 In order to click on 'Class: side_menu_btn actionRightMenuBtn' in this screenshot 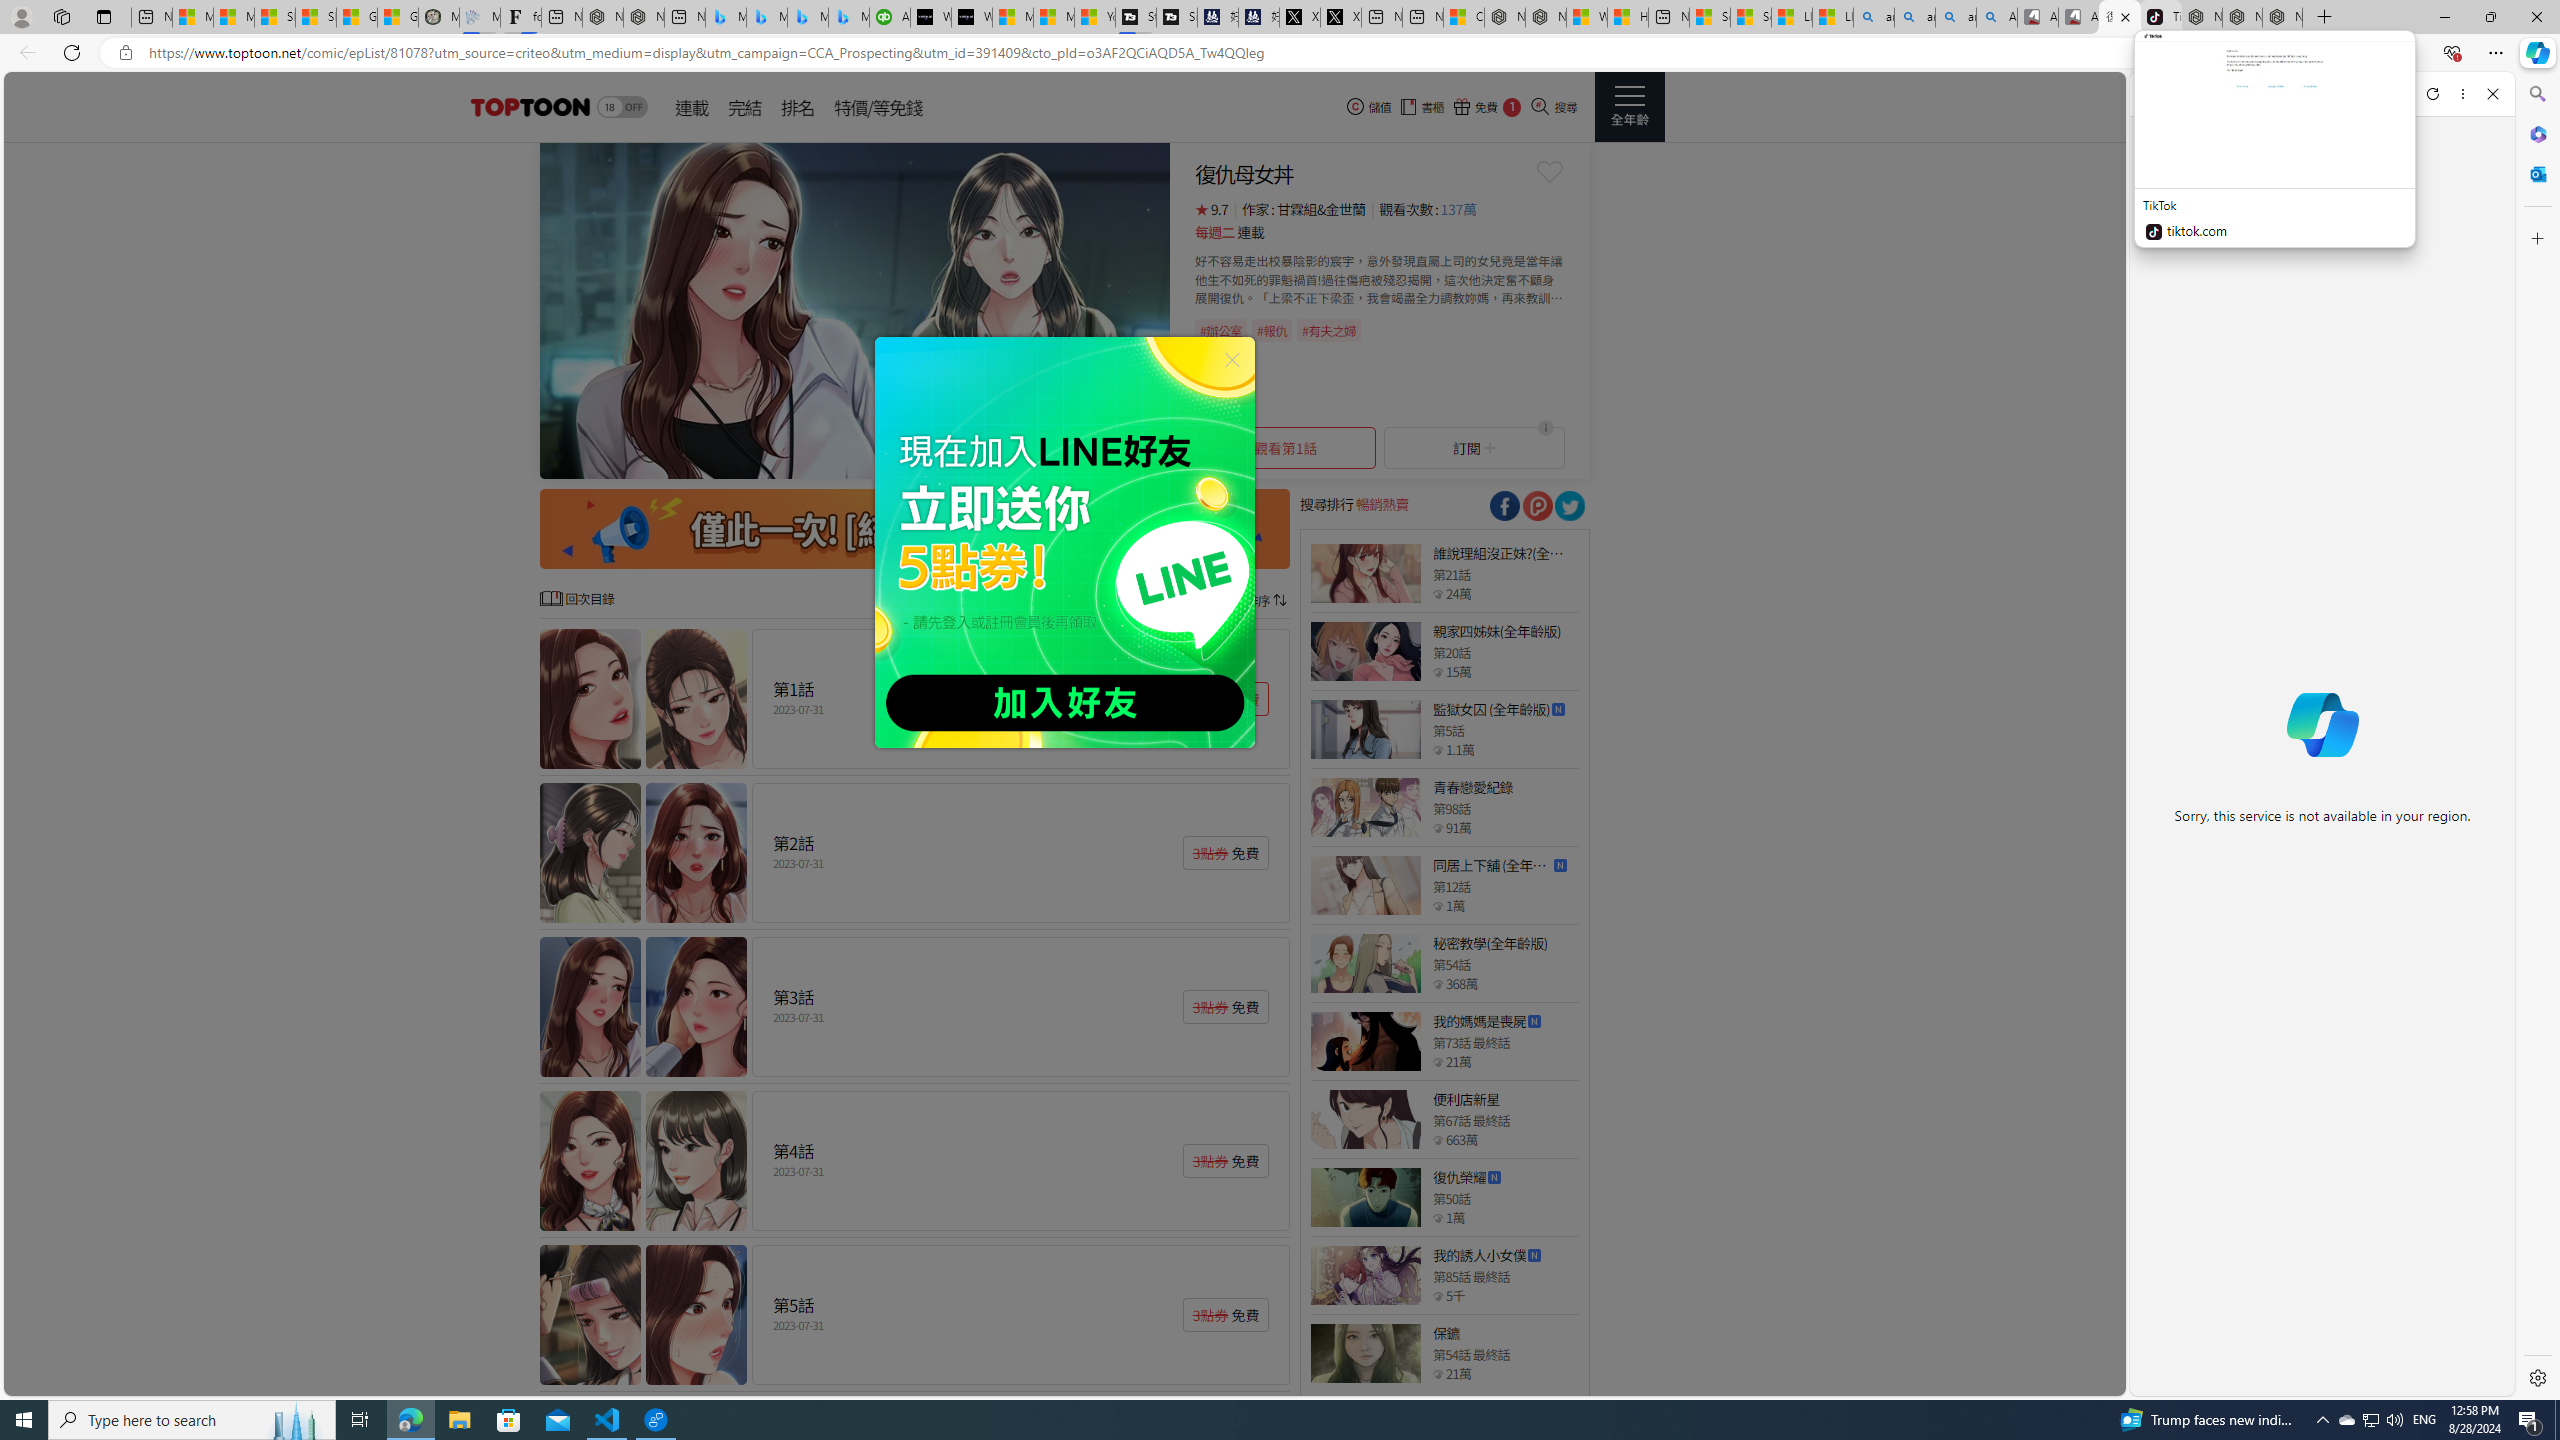, I will do `click(1628, 107)`.